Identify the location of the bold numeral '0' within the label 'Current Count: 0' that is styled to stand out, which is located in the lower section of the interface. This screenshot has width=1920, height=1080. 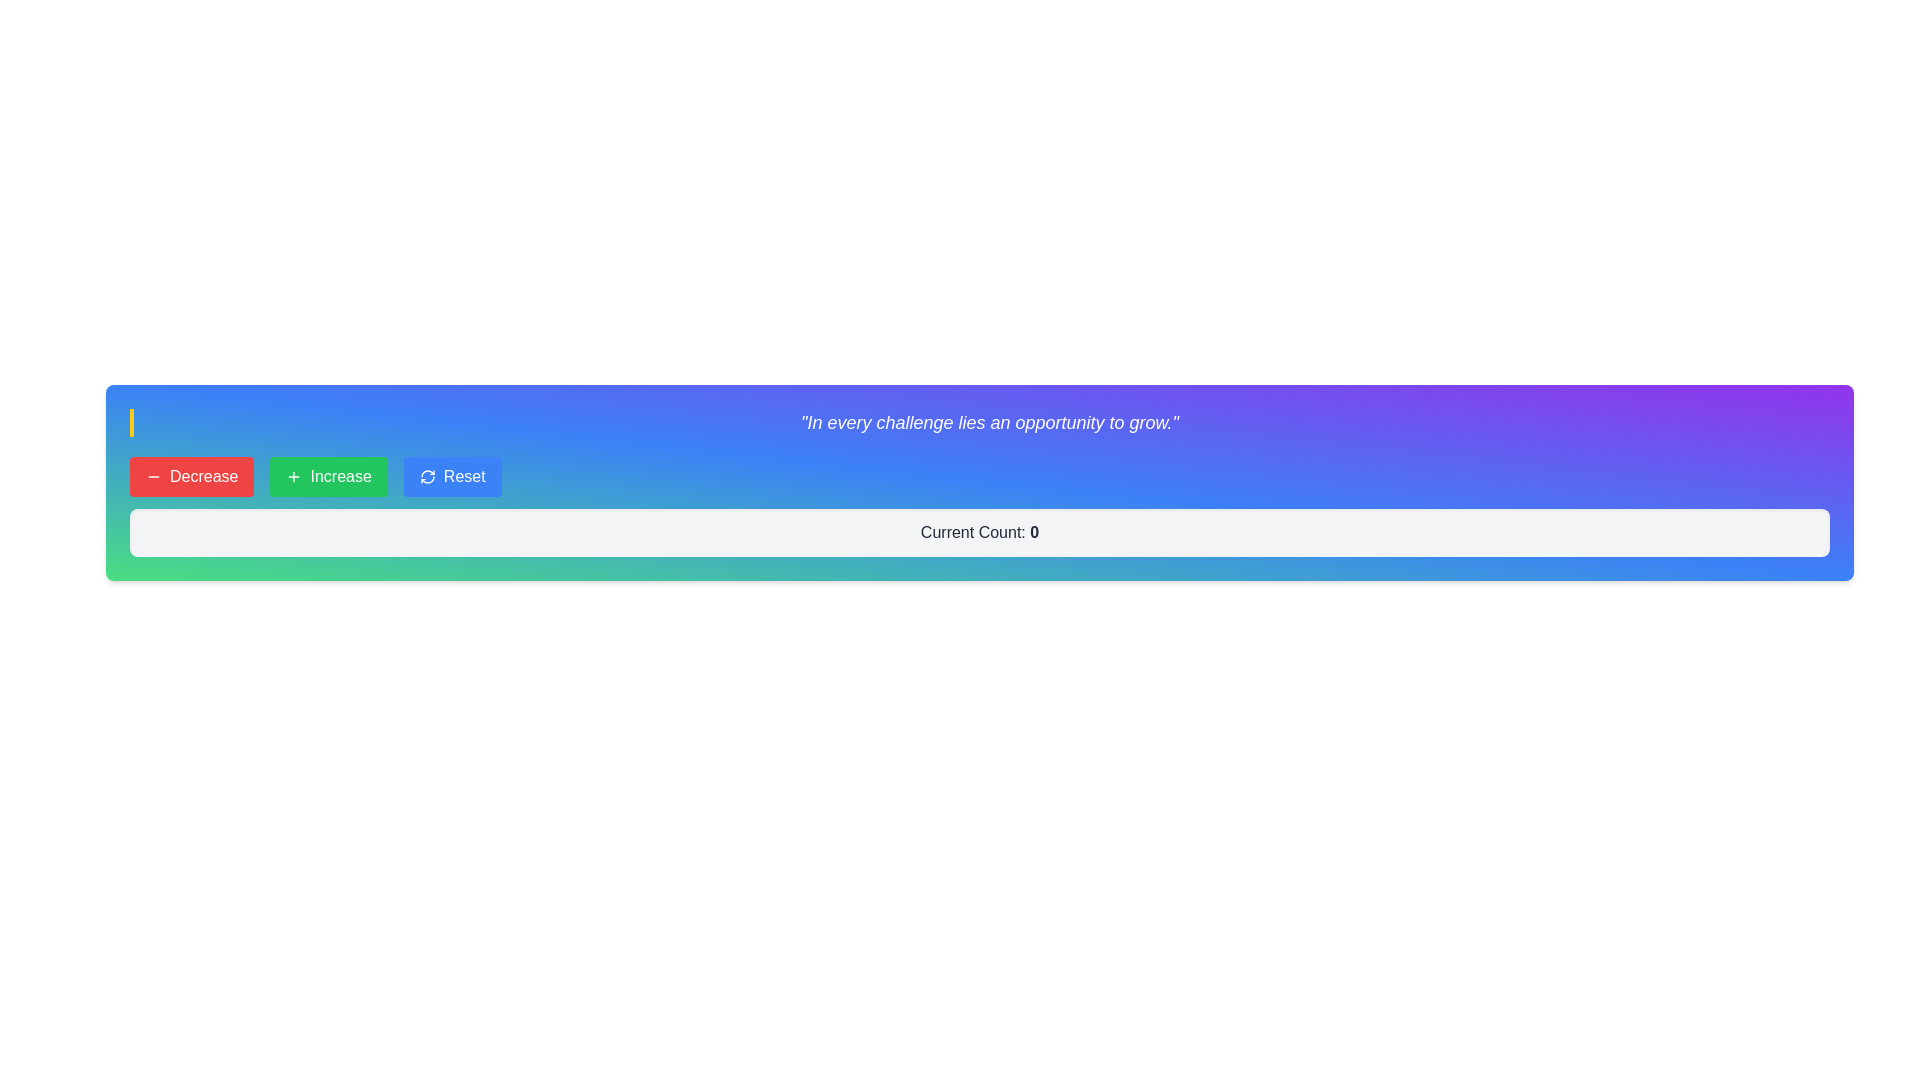
(1034, 531).